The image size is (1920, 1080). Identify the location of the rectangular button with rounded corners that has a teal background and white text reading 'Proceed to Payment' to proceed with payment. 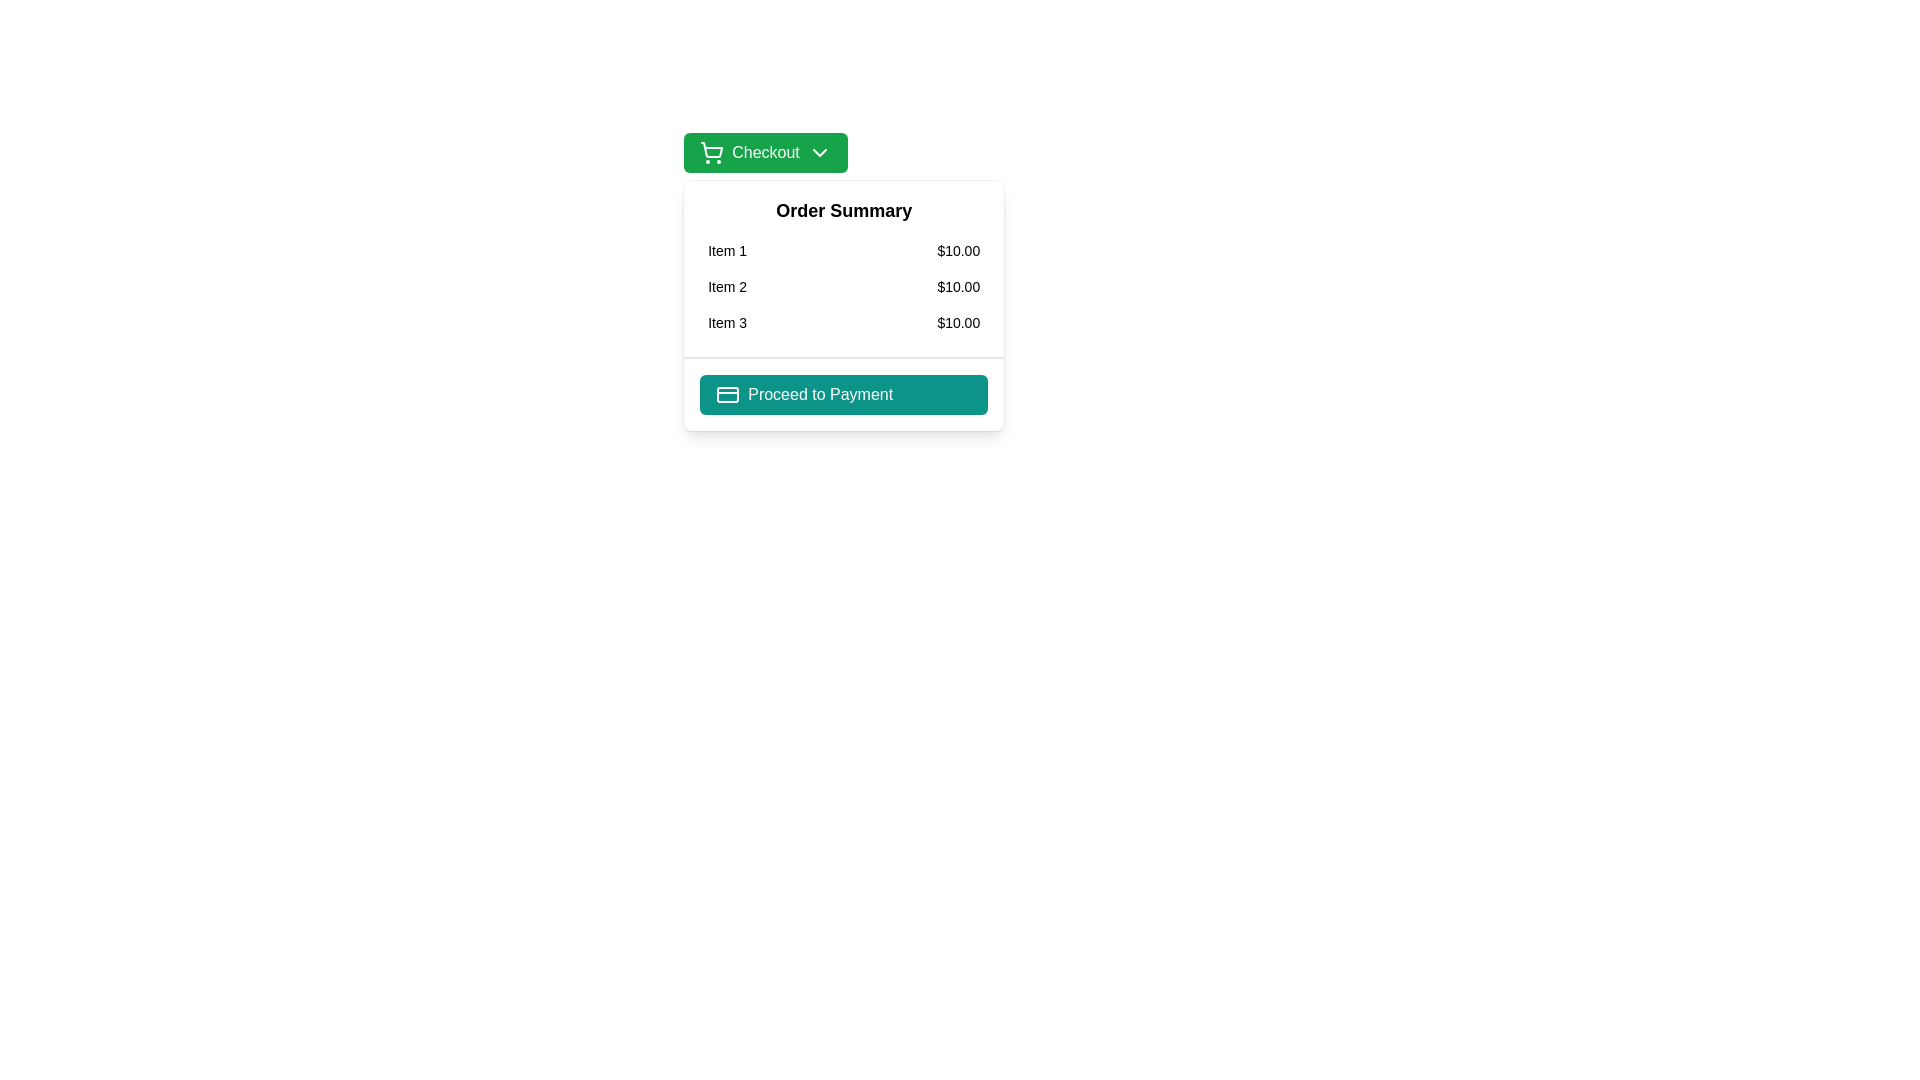
(844, 394).